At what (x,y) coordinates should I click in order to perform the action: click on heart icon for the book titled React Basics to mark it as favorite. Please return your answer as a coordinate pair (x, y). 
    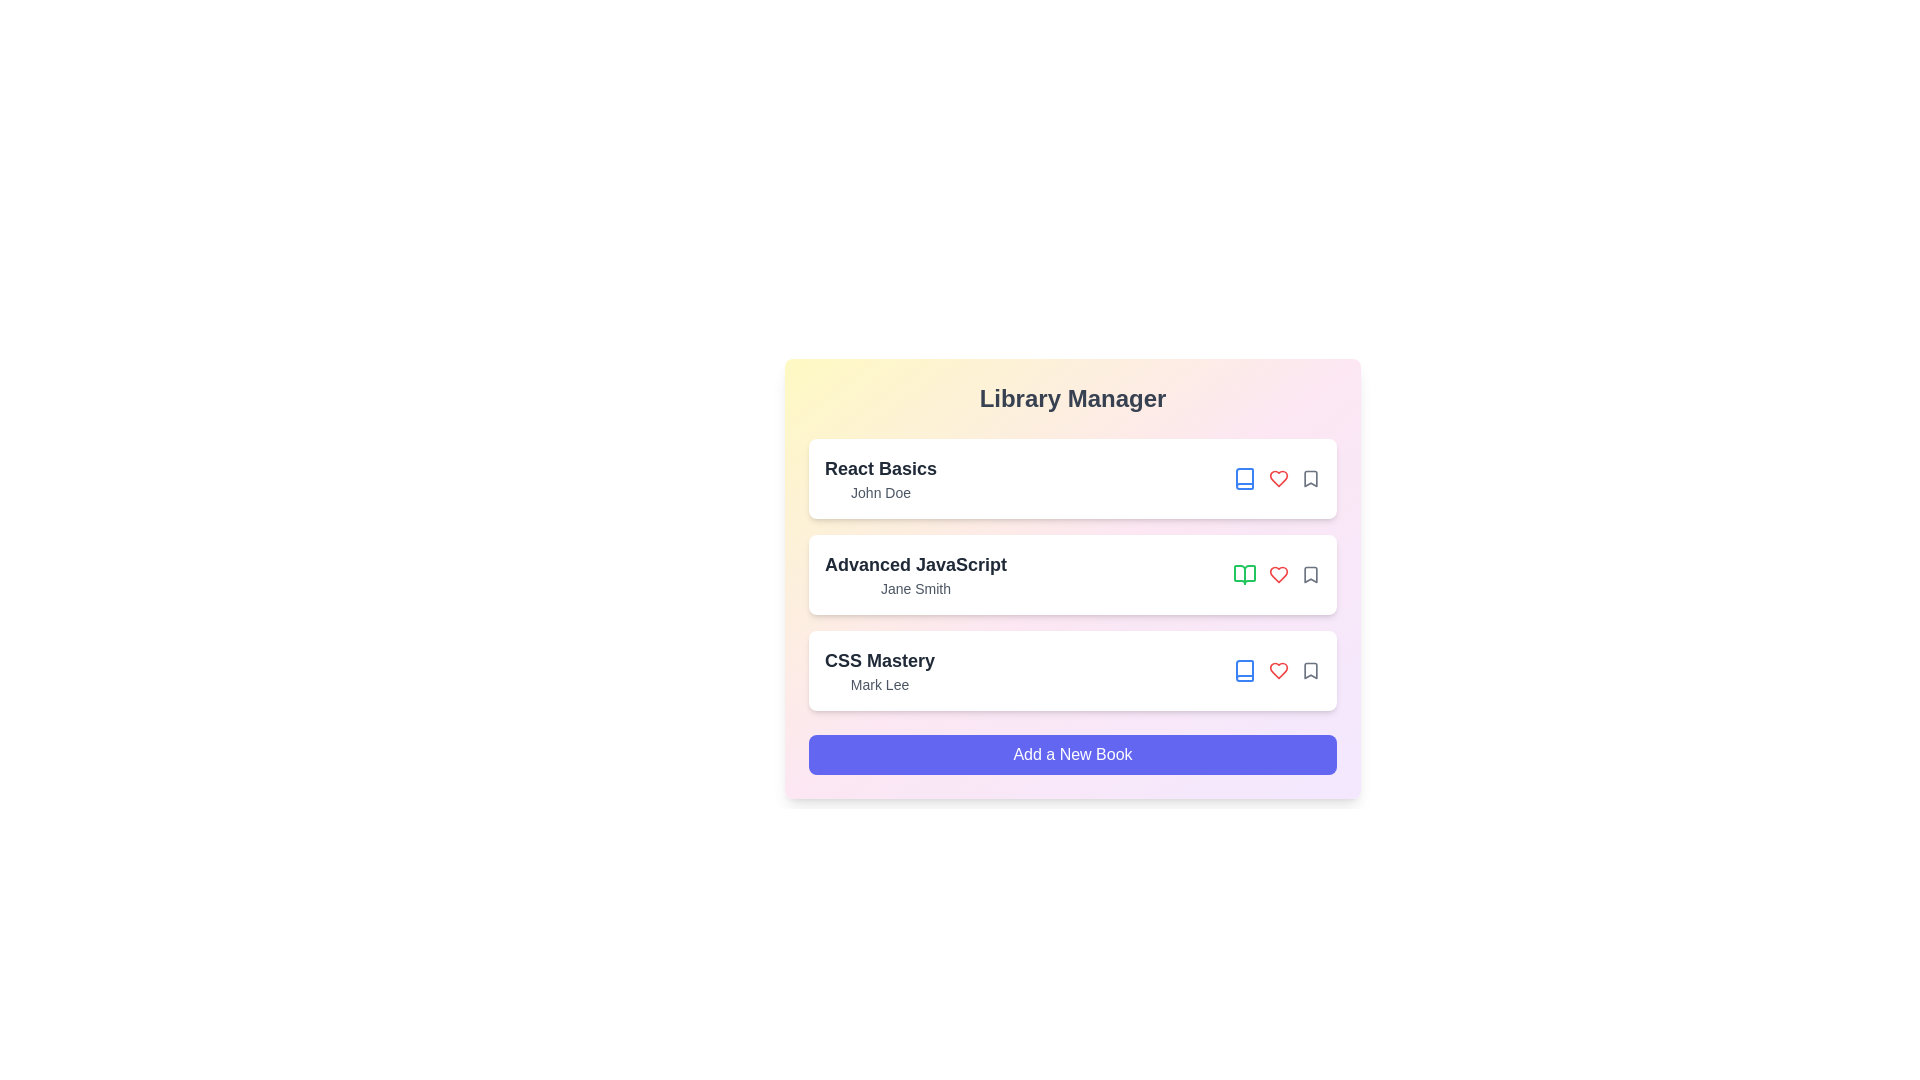
    Looking at the image, I should click on (1277, 478).